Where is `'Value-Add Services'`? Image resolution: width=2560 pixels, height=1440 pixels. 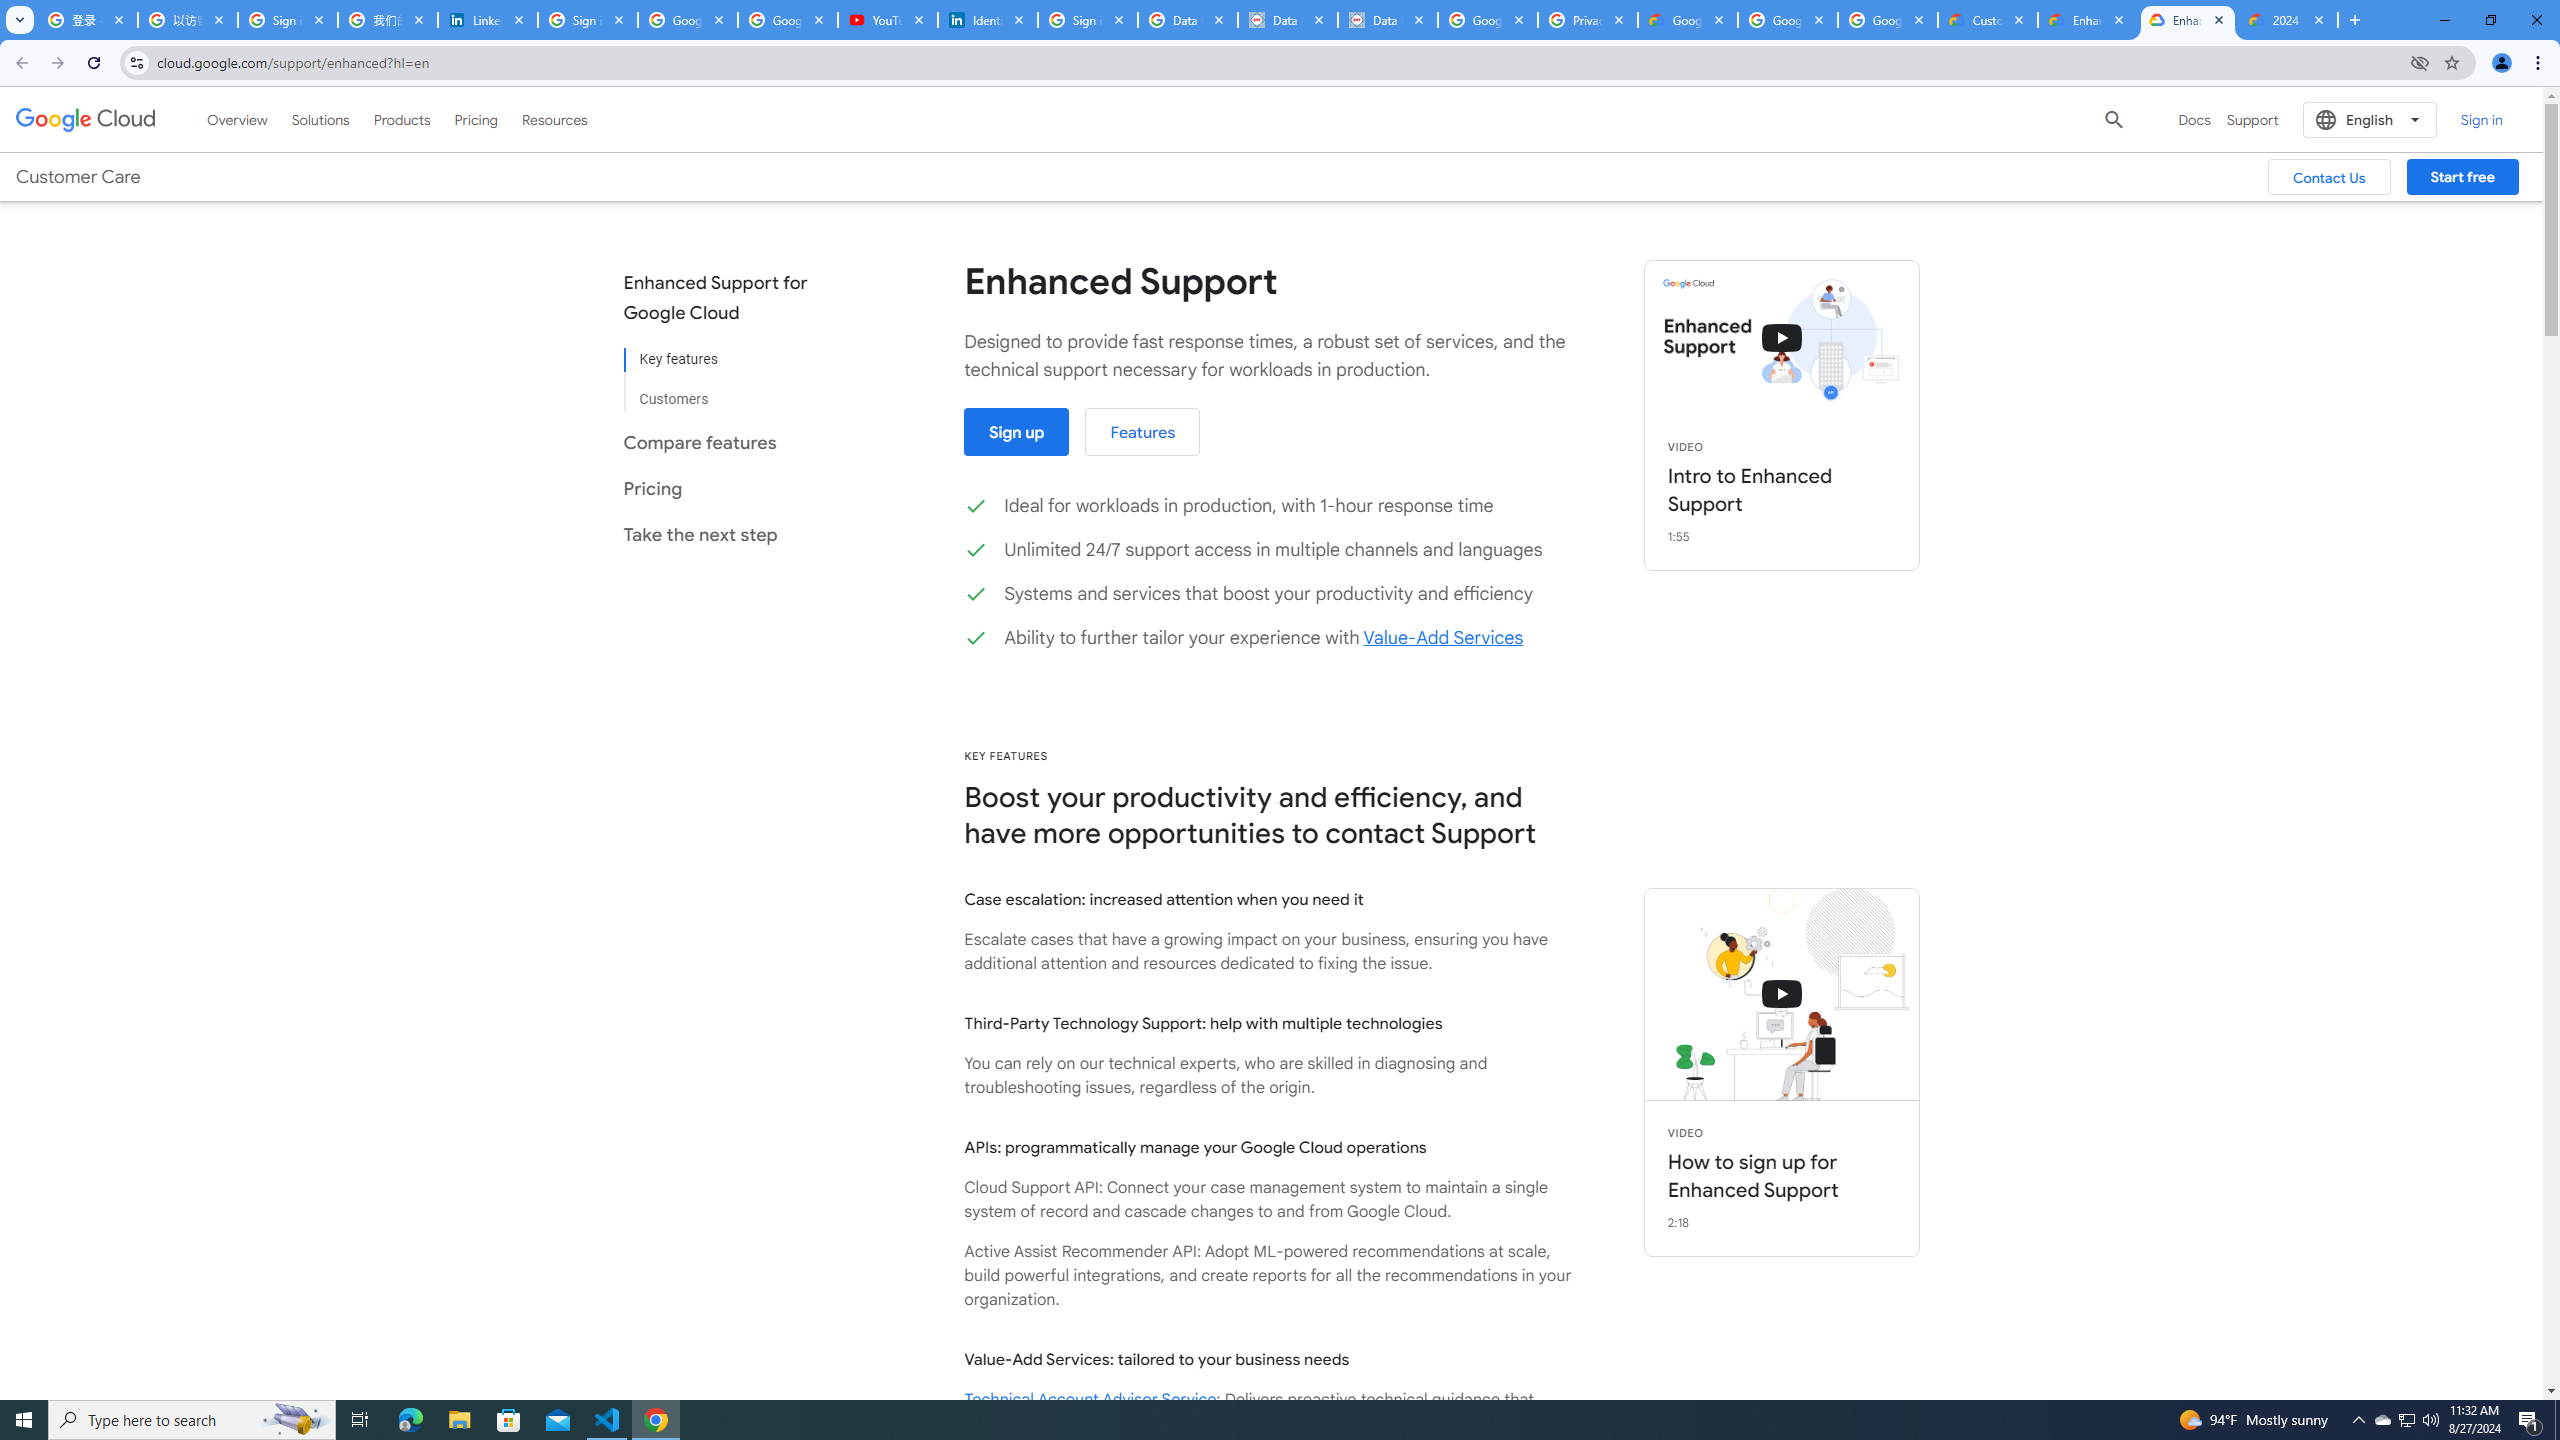
'Value-Add Services' is located at coordinates (1442, 636).